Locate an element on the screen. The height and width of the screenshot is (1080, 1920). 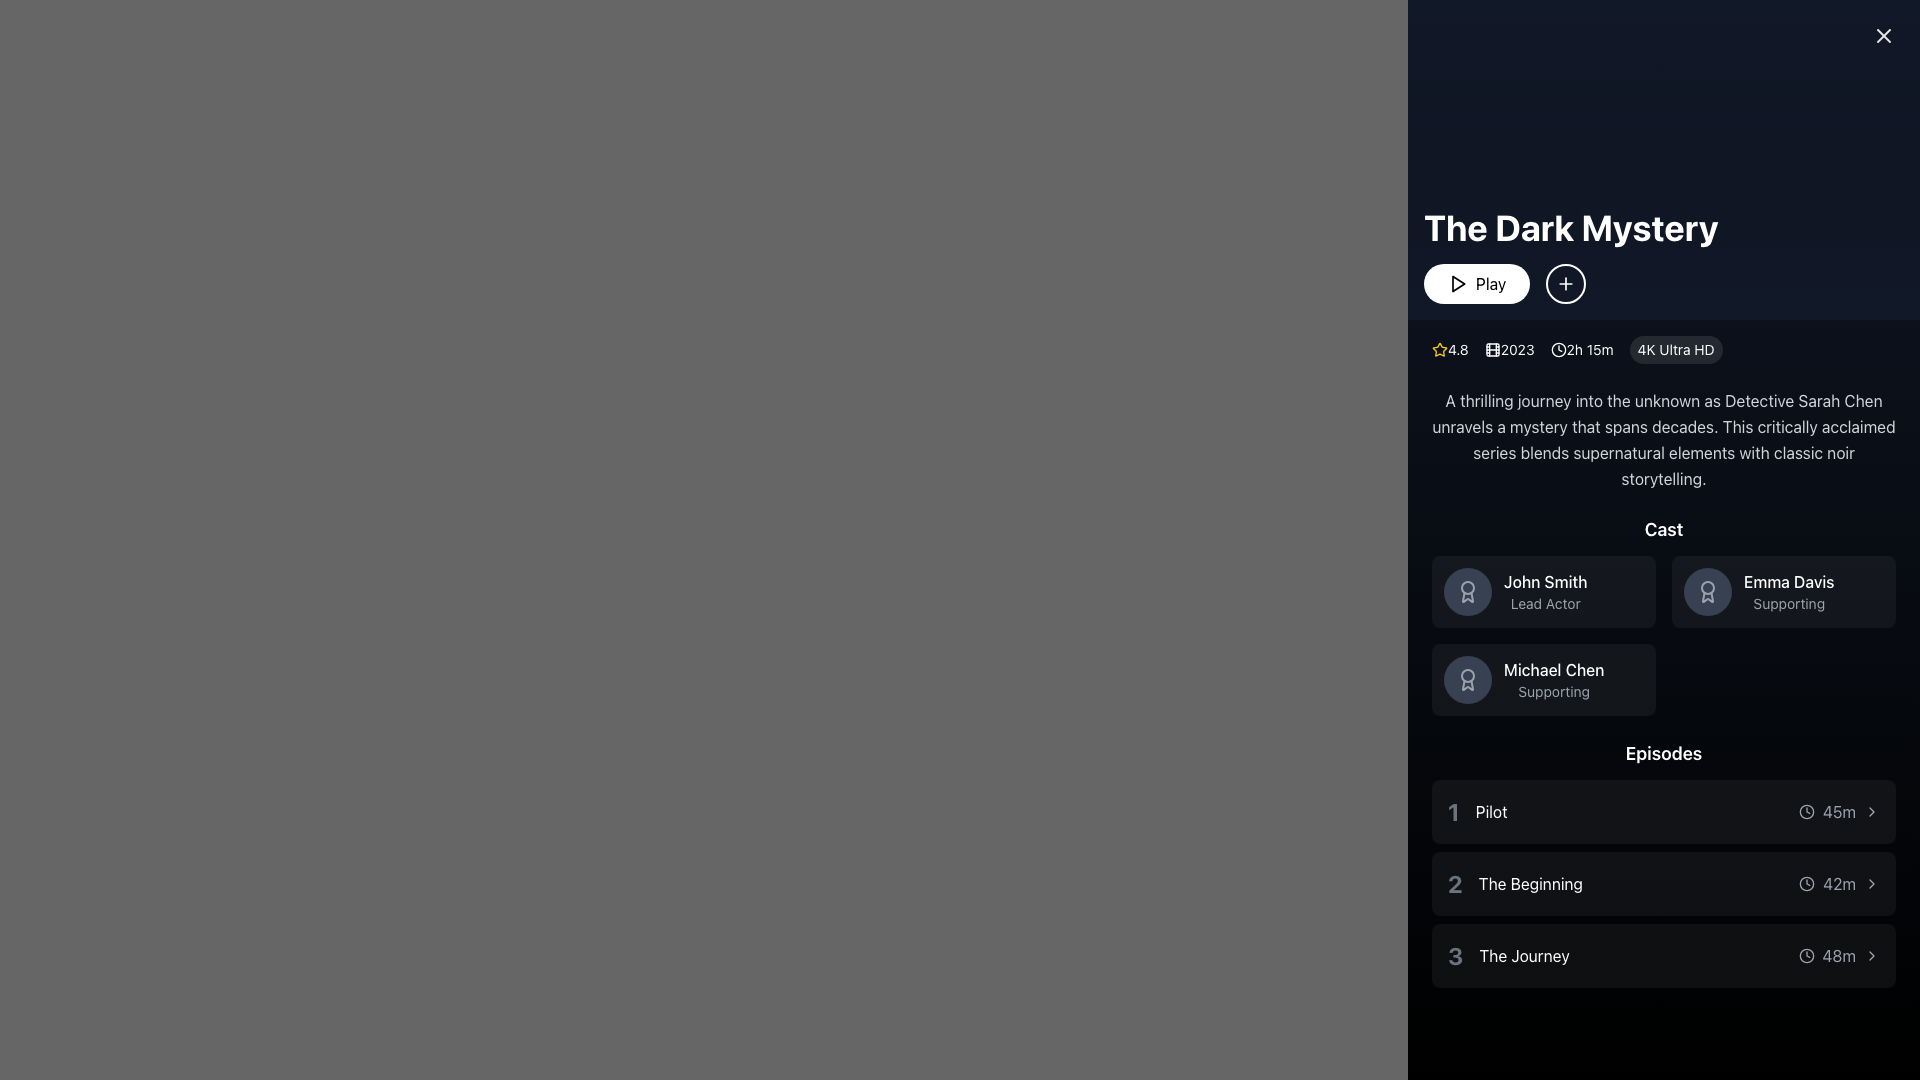
the clock icon that visually represents time, located to the left of the displayed duration '2h 15m' is located at coordinates (1557, 349).